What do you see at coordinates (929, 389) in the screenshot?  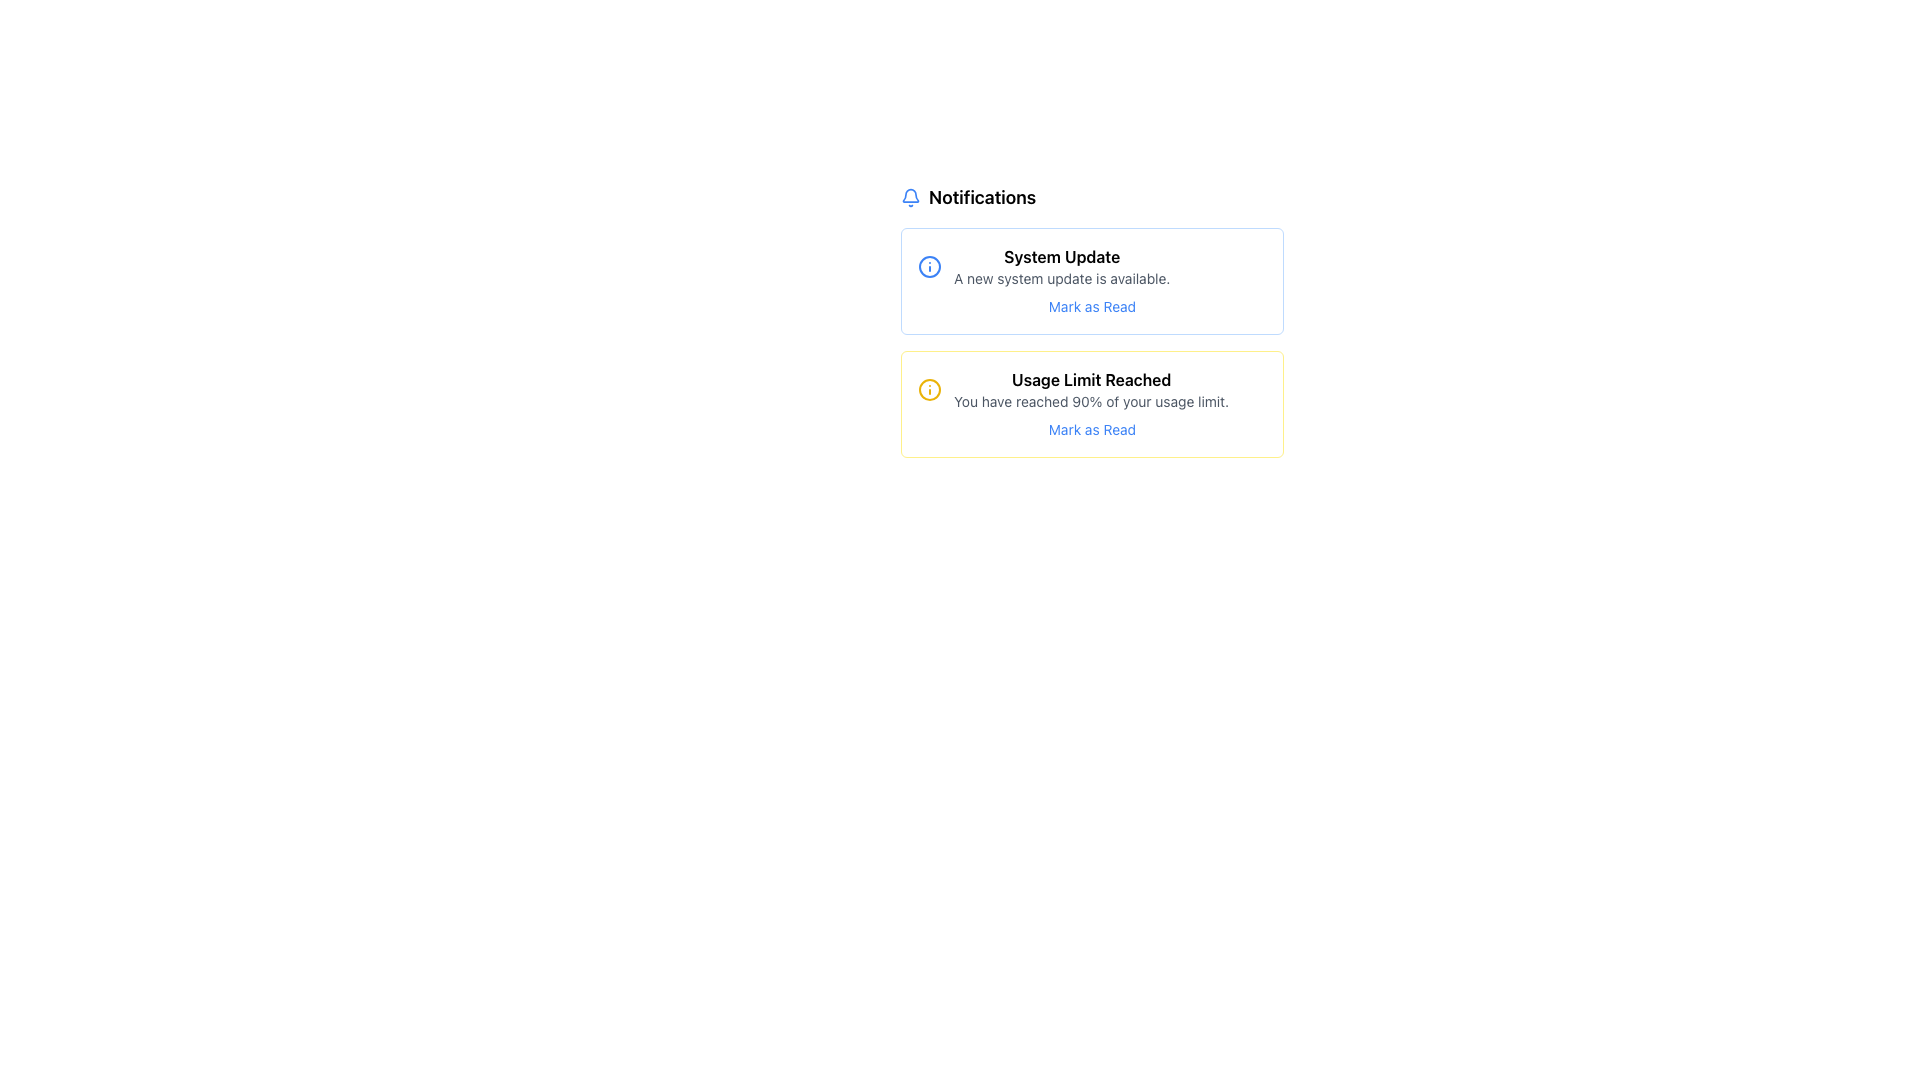 I see `the Decorative icon in the 'Usage Limit Reached' notification box to emphasize the importance of the accompanying message` at bounding box center [929, 389].